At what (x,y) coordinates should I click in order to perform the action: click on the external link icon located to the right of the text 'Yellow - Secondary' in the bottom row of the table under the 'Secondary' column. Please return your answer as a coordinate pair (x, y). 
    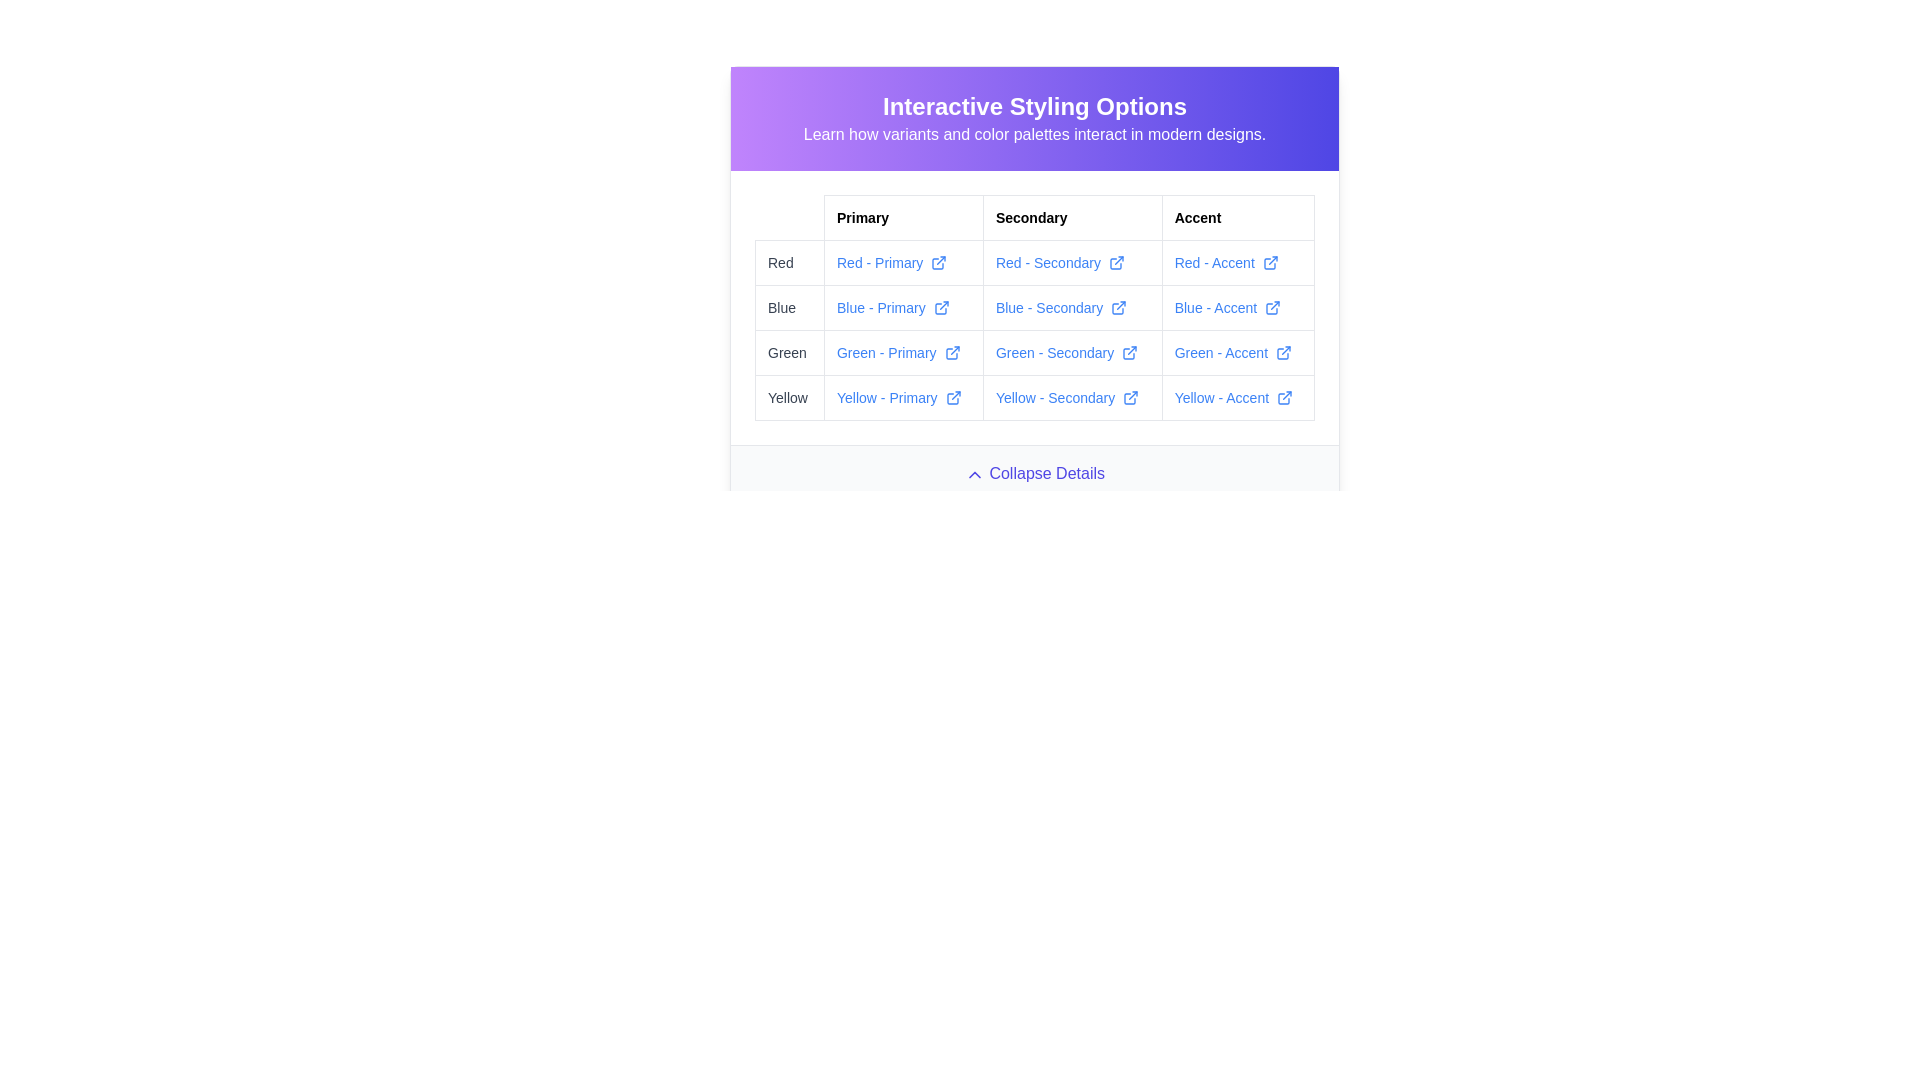
    Looking at the image, I should click on (1131, 397).